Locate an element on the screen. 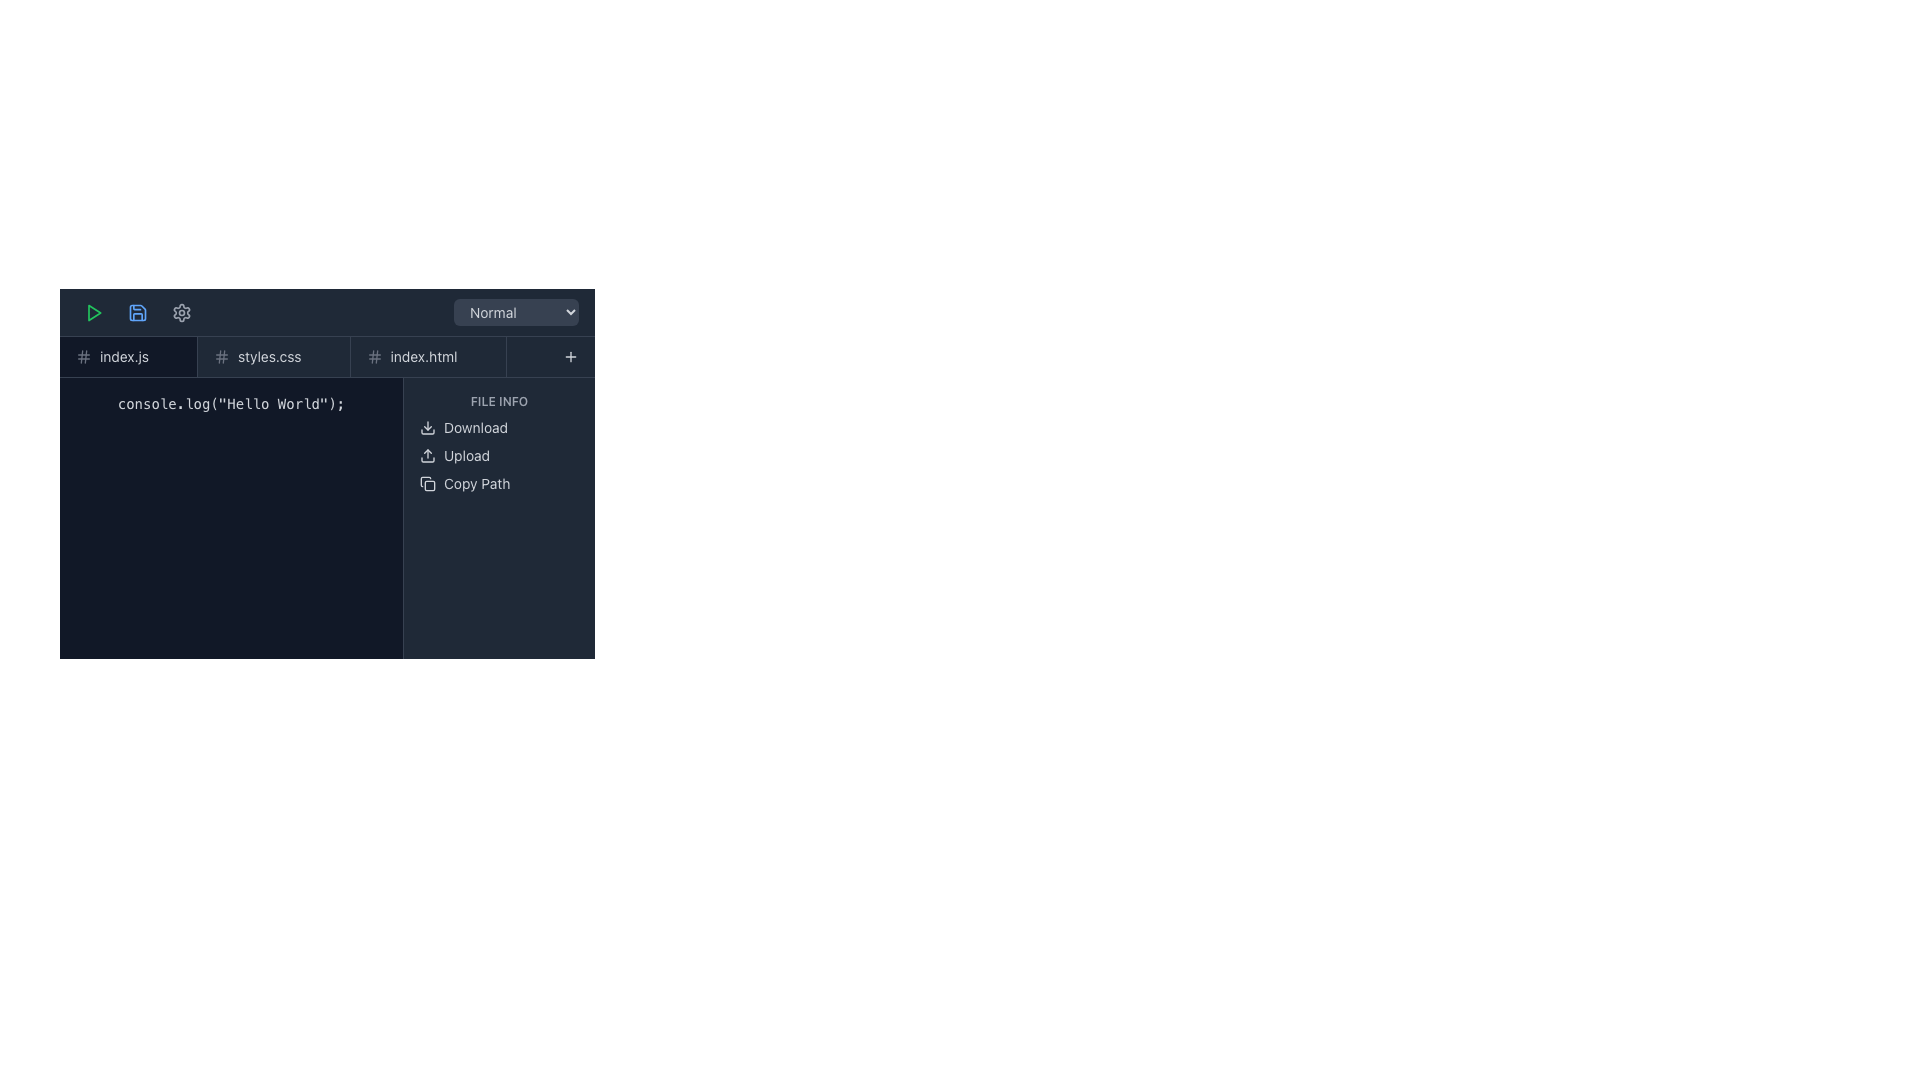  the first clickable button in the right sidebar that allows users to download content is located at coordinates (499, 427).